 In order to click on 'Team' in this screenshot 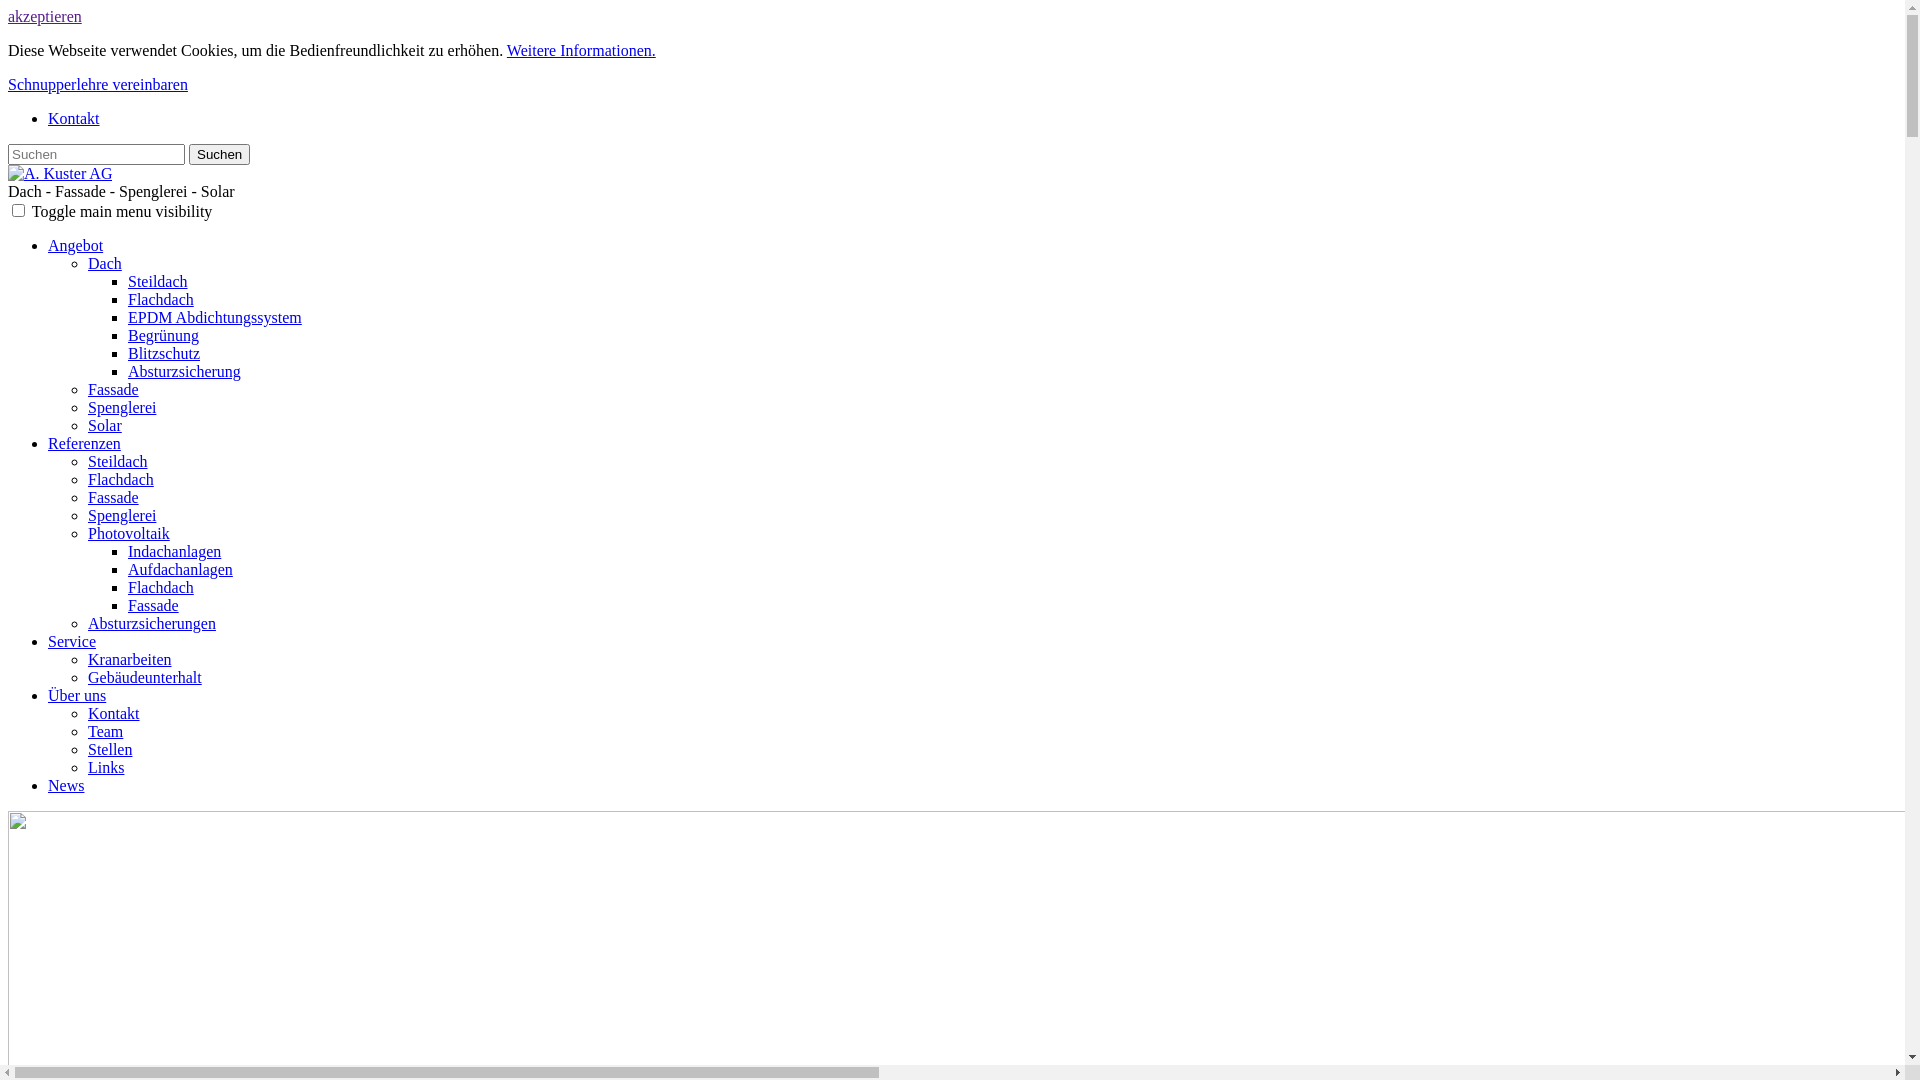, I will do `click(104, 731)`.